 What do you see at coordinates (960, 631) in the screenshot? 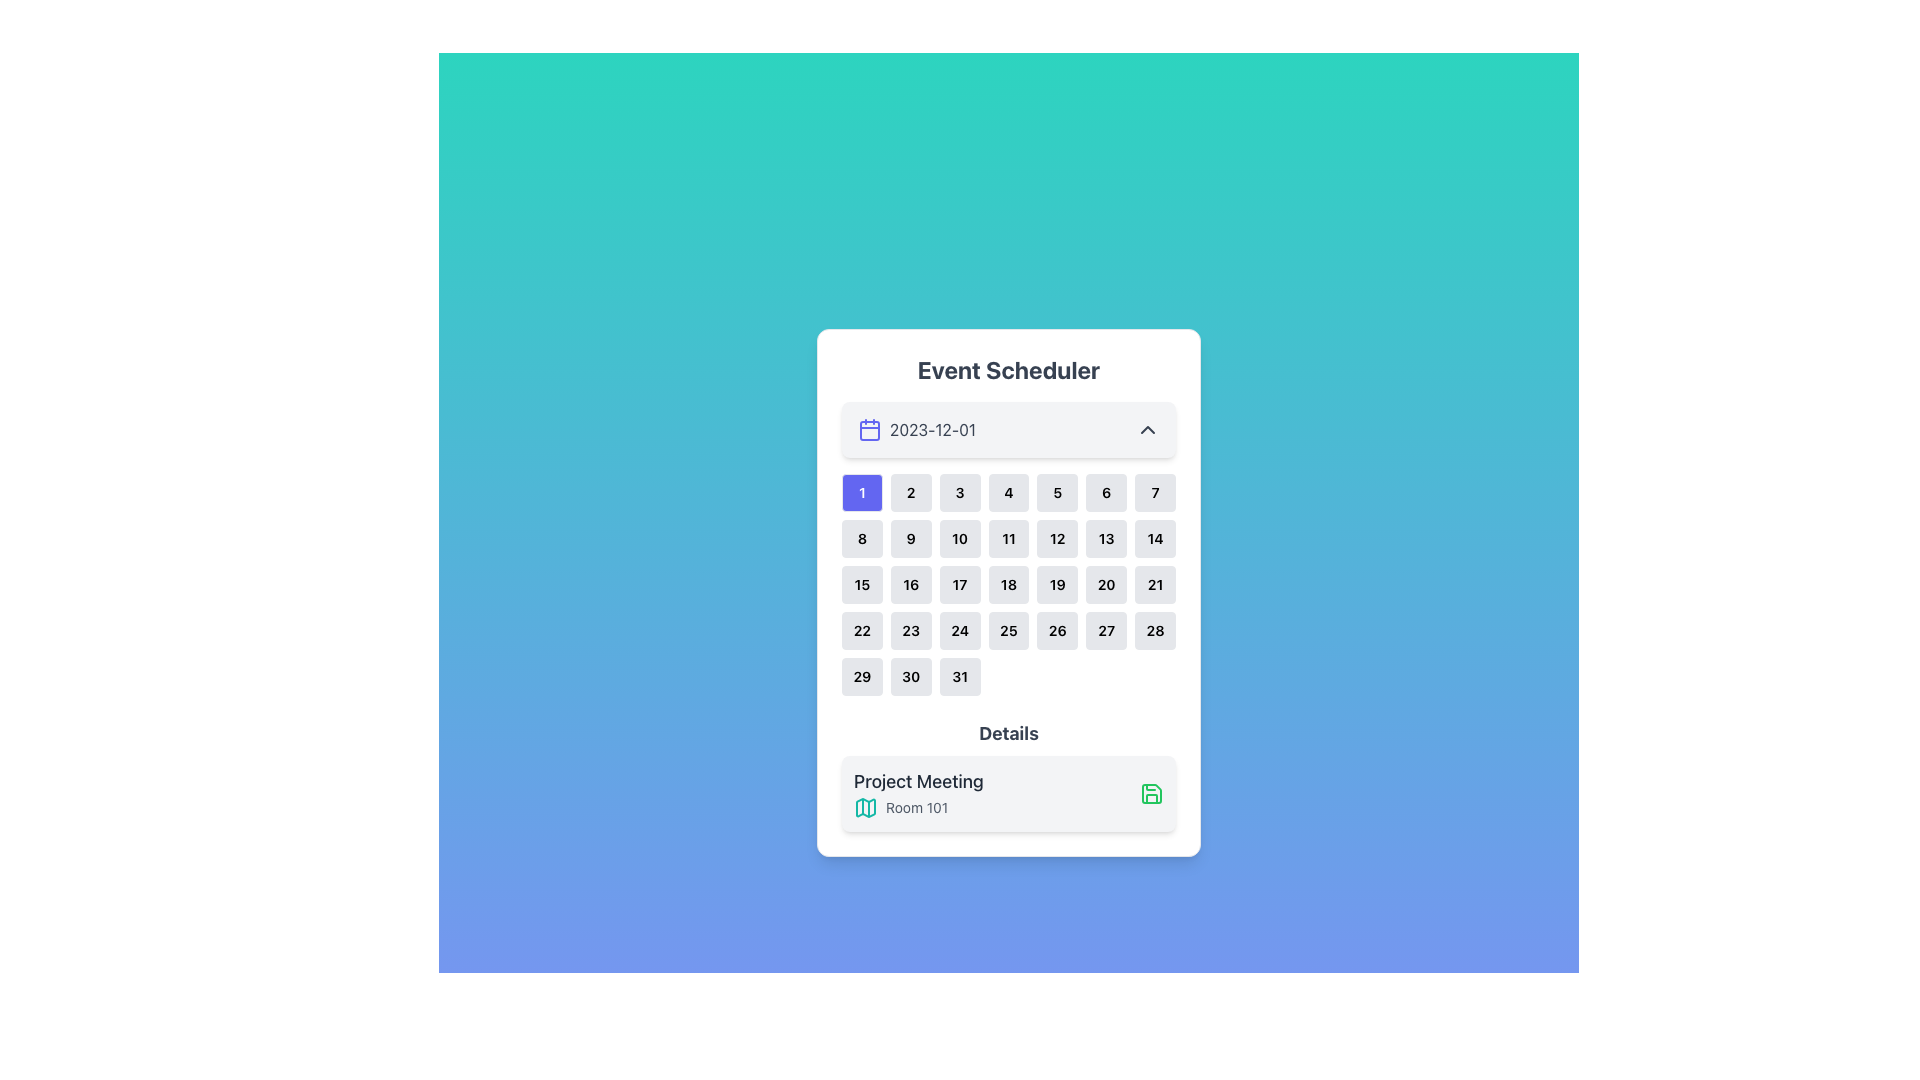
I see `the date selector button for the 24th of the month located in the fourth row and fourth column of the calendar grid` at bounding box center [960, 631].